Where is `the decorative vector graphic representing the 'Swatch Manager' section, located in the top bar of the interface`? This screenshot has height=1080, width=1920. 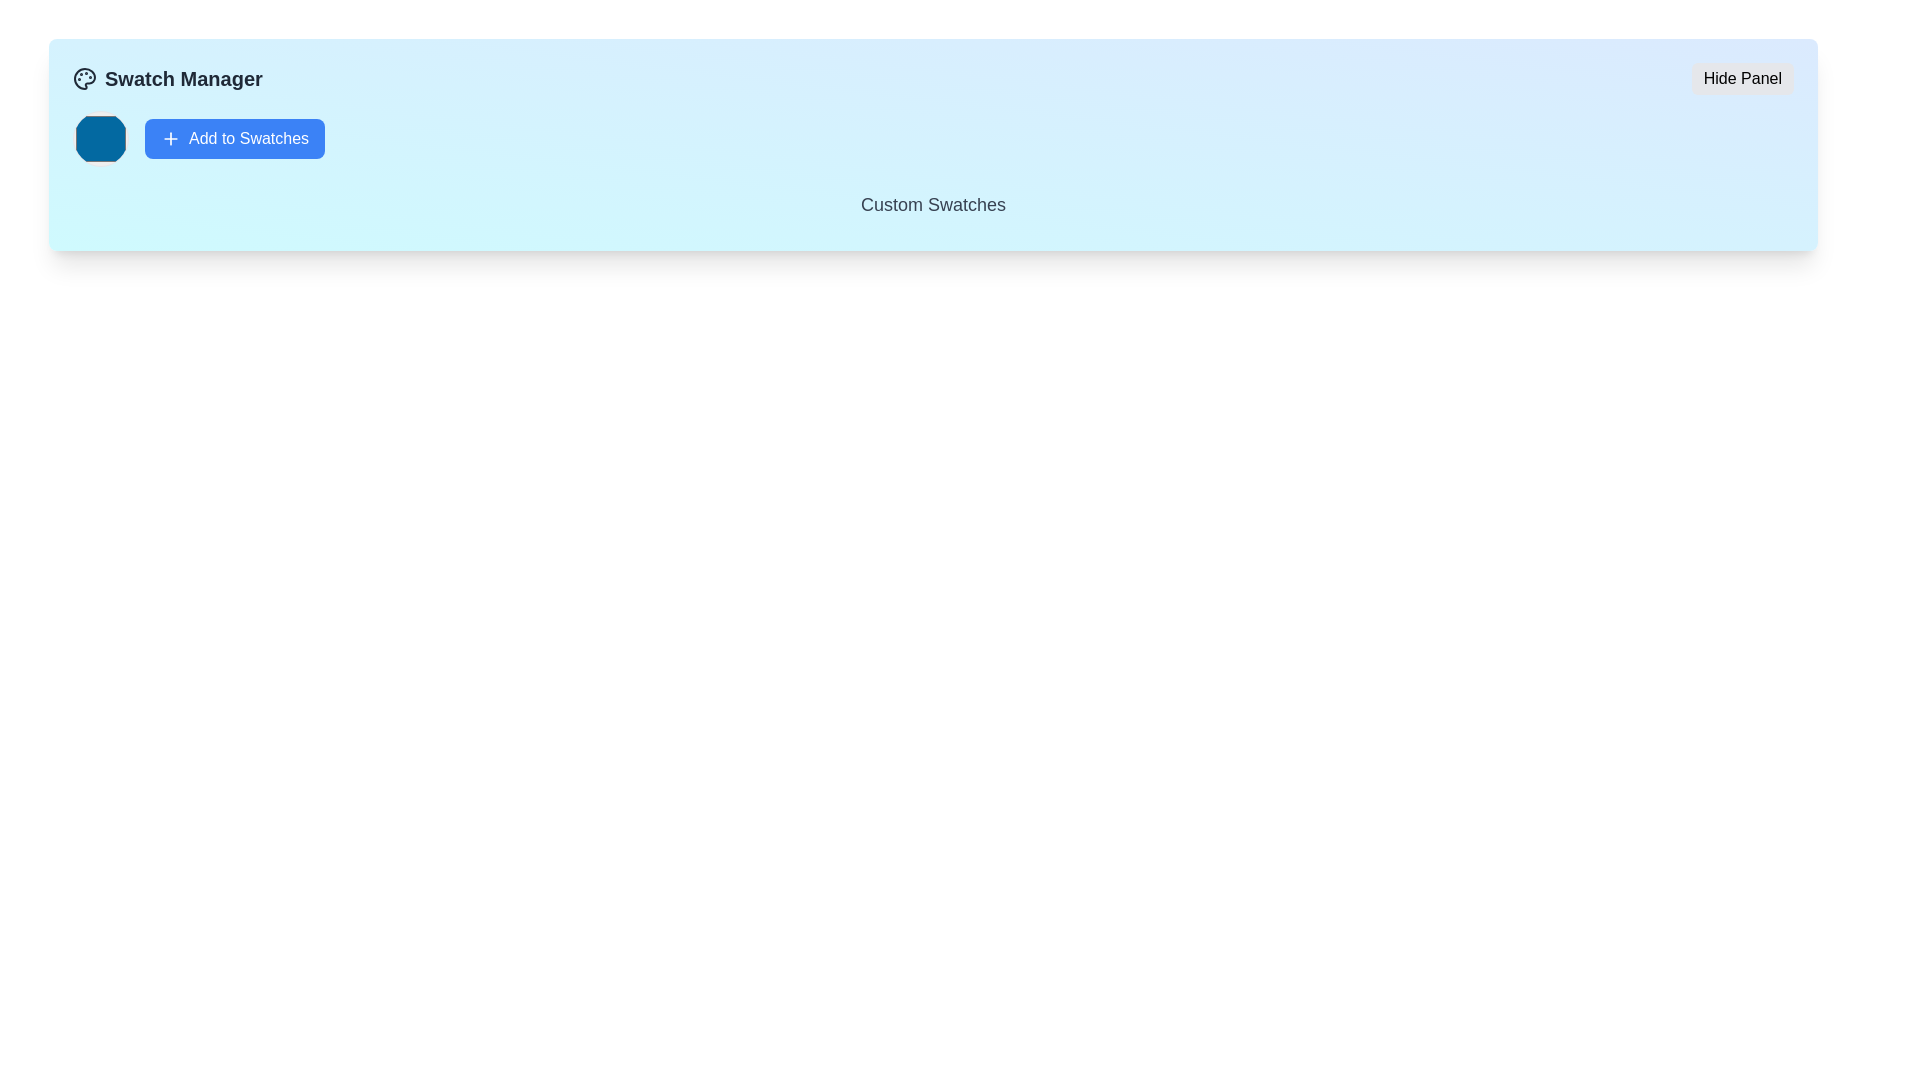
the decorative vector graphic representing the 'Swatch Manager' section, located in the top bar of the interface is located at coordinates (84, 77).